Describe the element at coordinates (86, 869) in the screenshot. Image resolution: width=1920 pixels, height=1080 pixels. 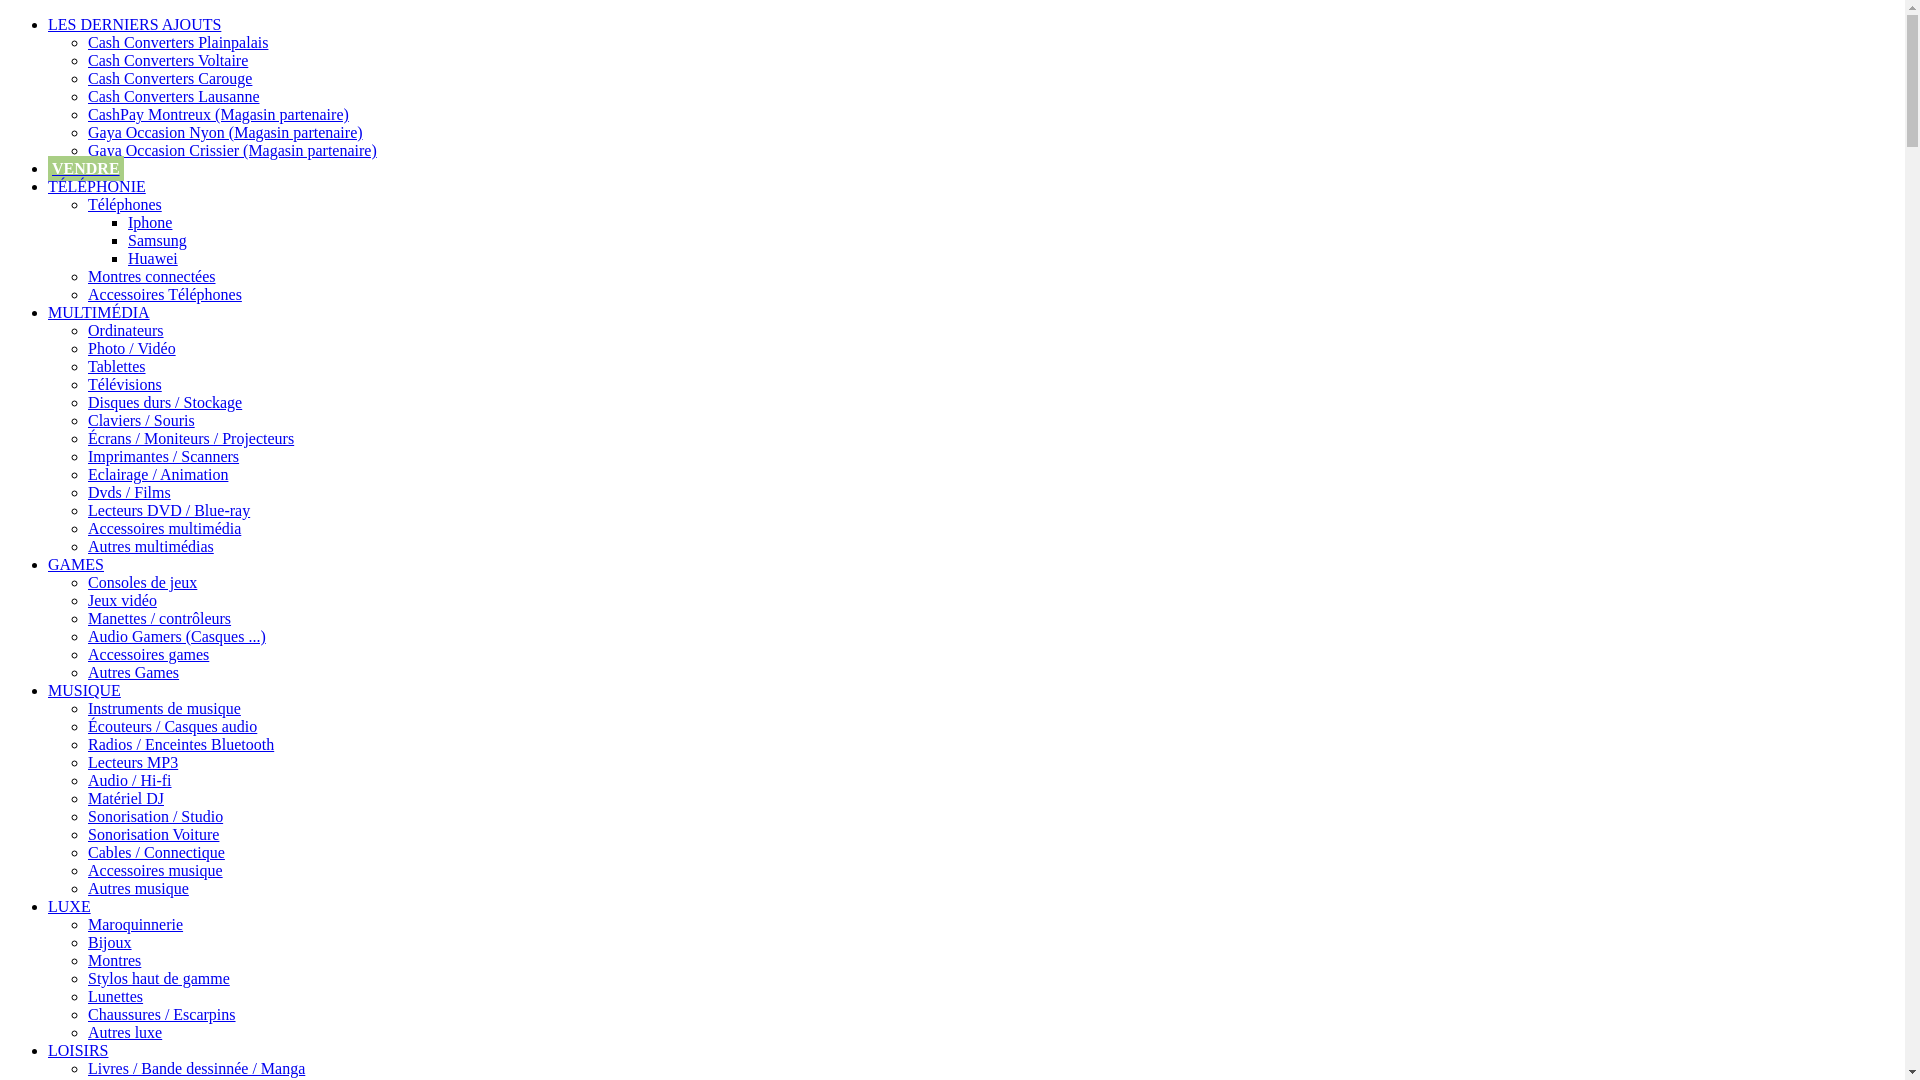
I see `'Accessoires musique'` at that location.